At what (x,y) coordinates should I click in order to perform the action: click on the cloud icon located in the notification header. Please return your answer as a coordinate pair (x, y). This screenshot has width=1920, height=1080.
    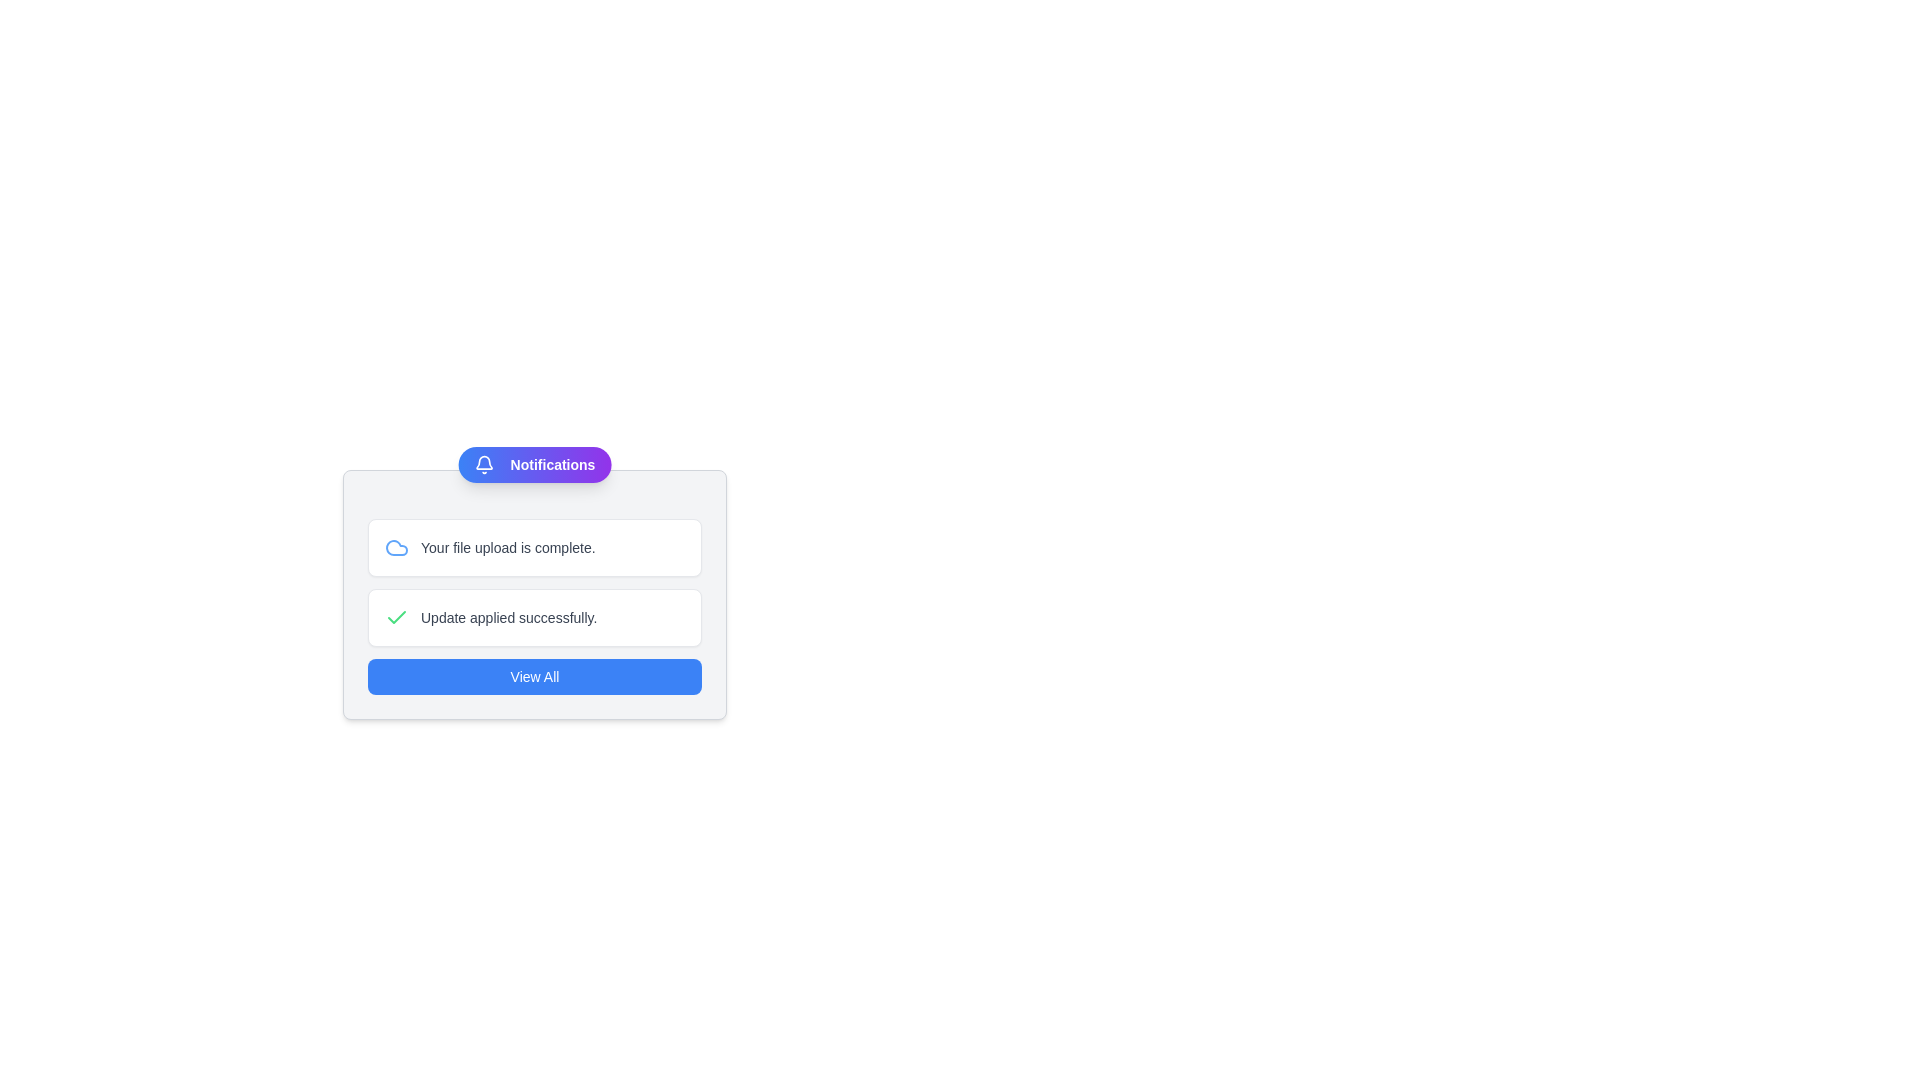
    Looking at the image, I should click on (397, 547).